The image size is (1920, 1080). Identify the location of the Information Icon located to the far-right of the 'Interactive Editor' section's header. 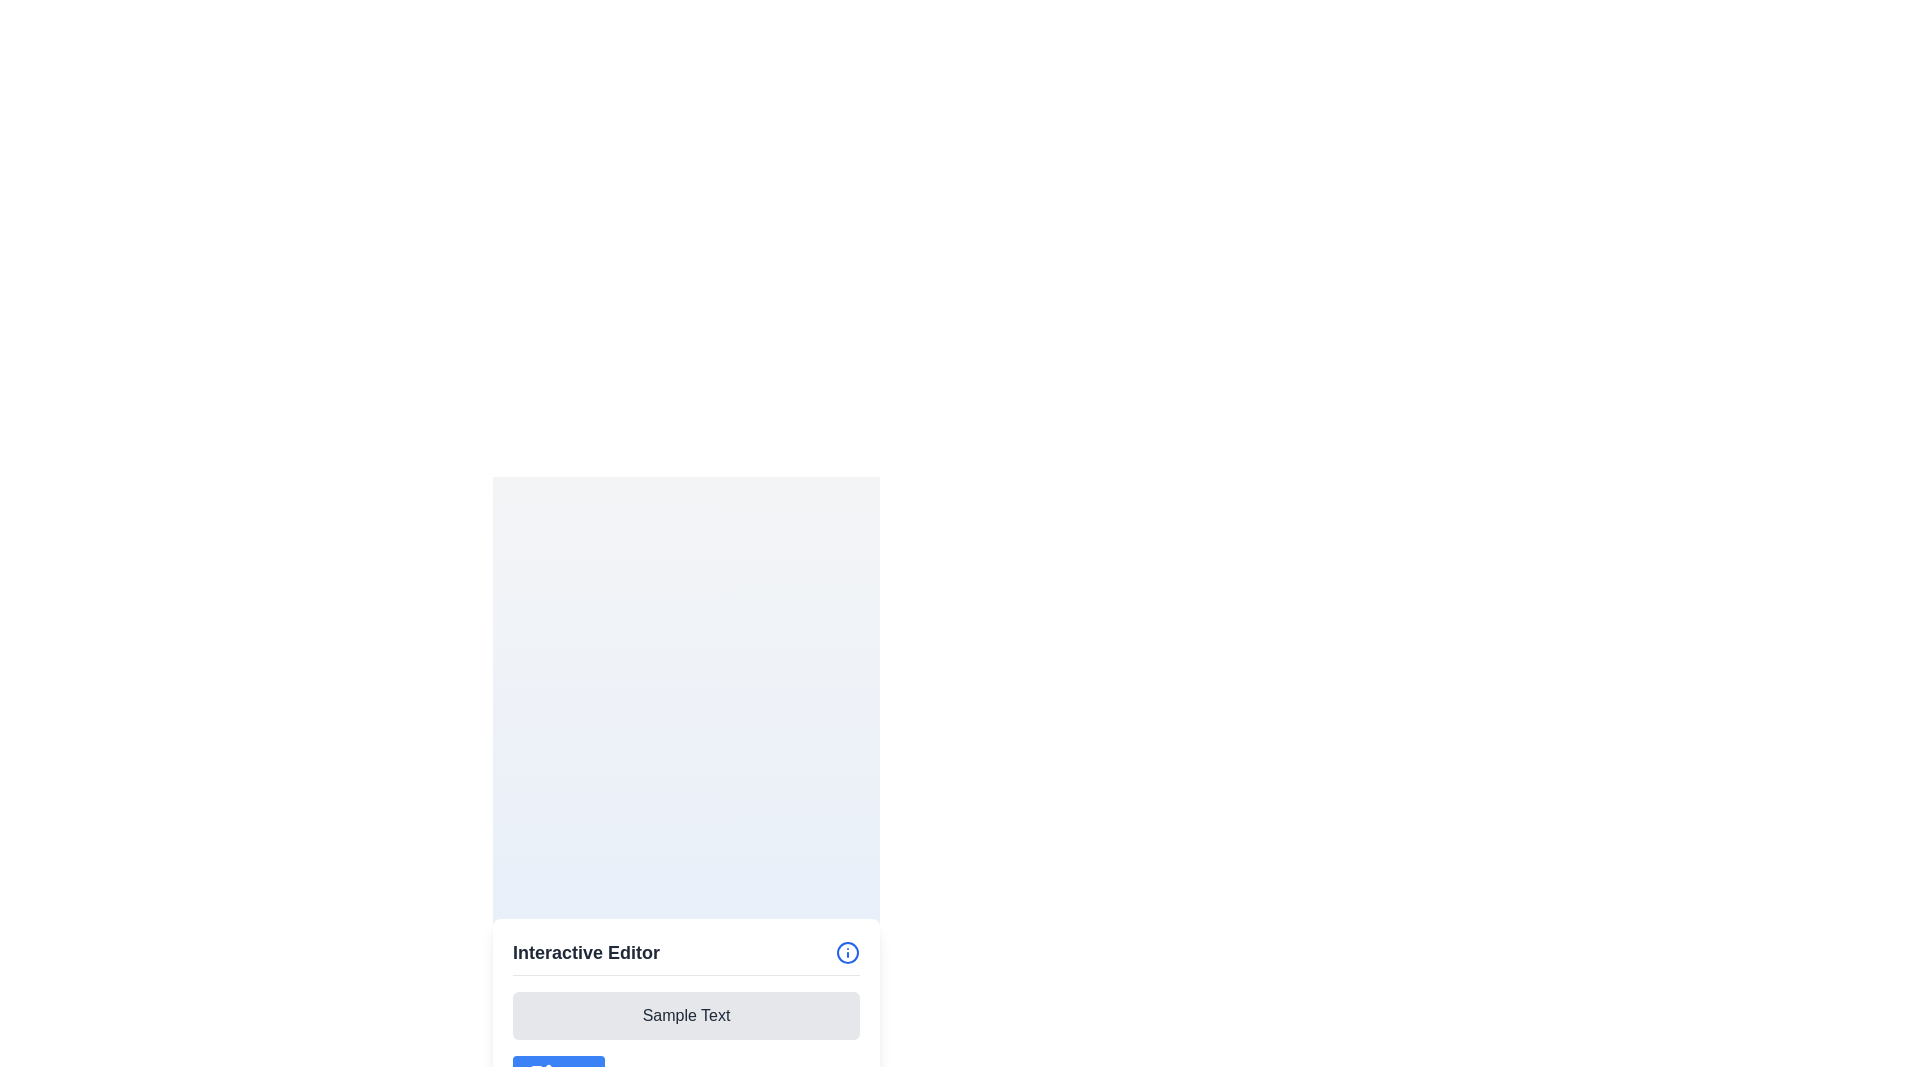
(848, 951).